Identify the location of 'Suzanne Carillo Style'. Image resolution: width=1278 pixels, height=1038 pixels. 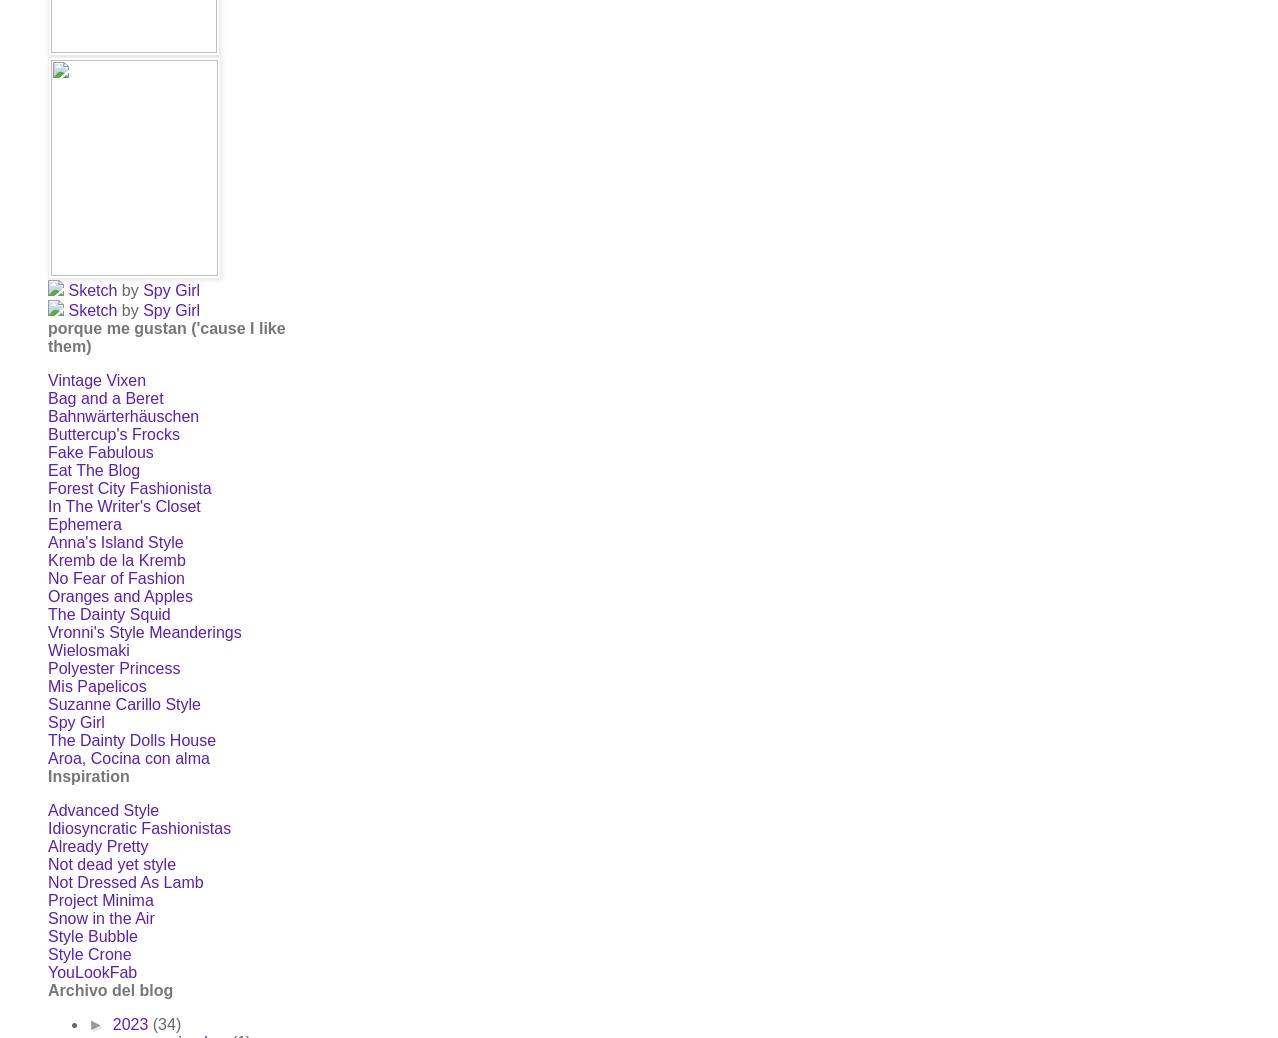
(122, 703).